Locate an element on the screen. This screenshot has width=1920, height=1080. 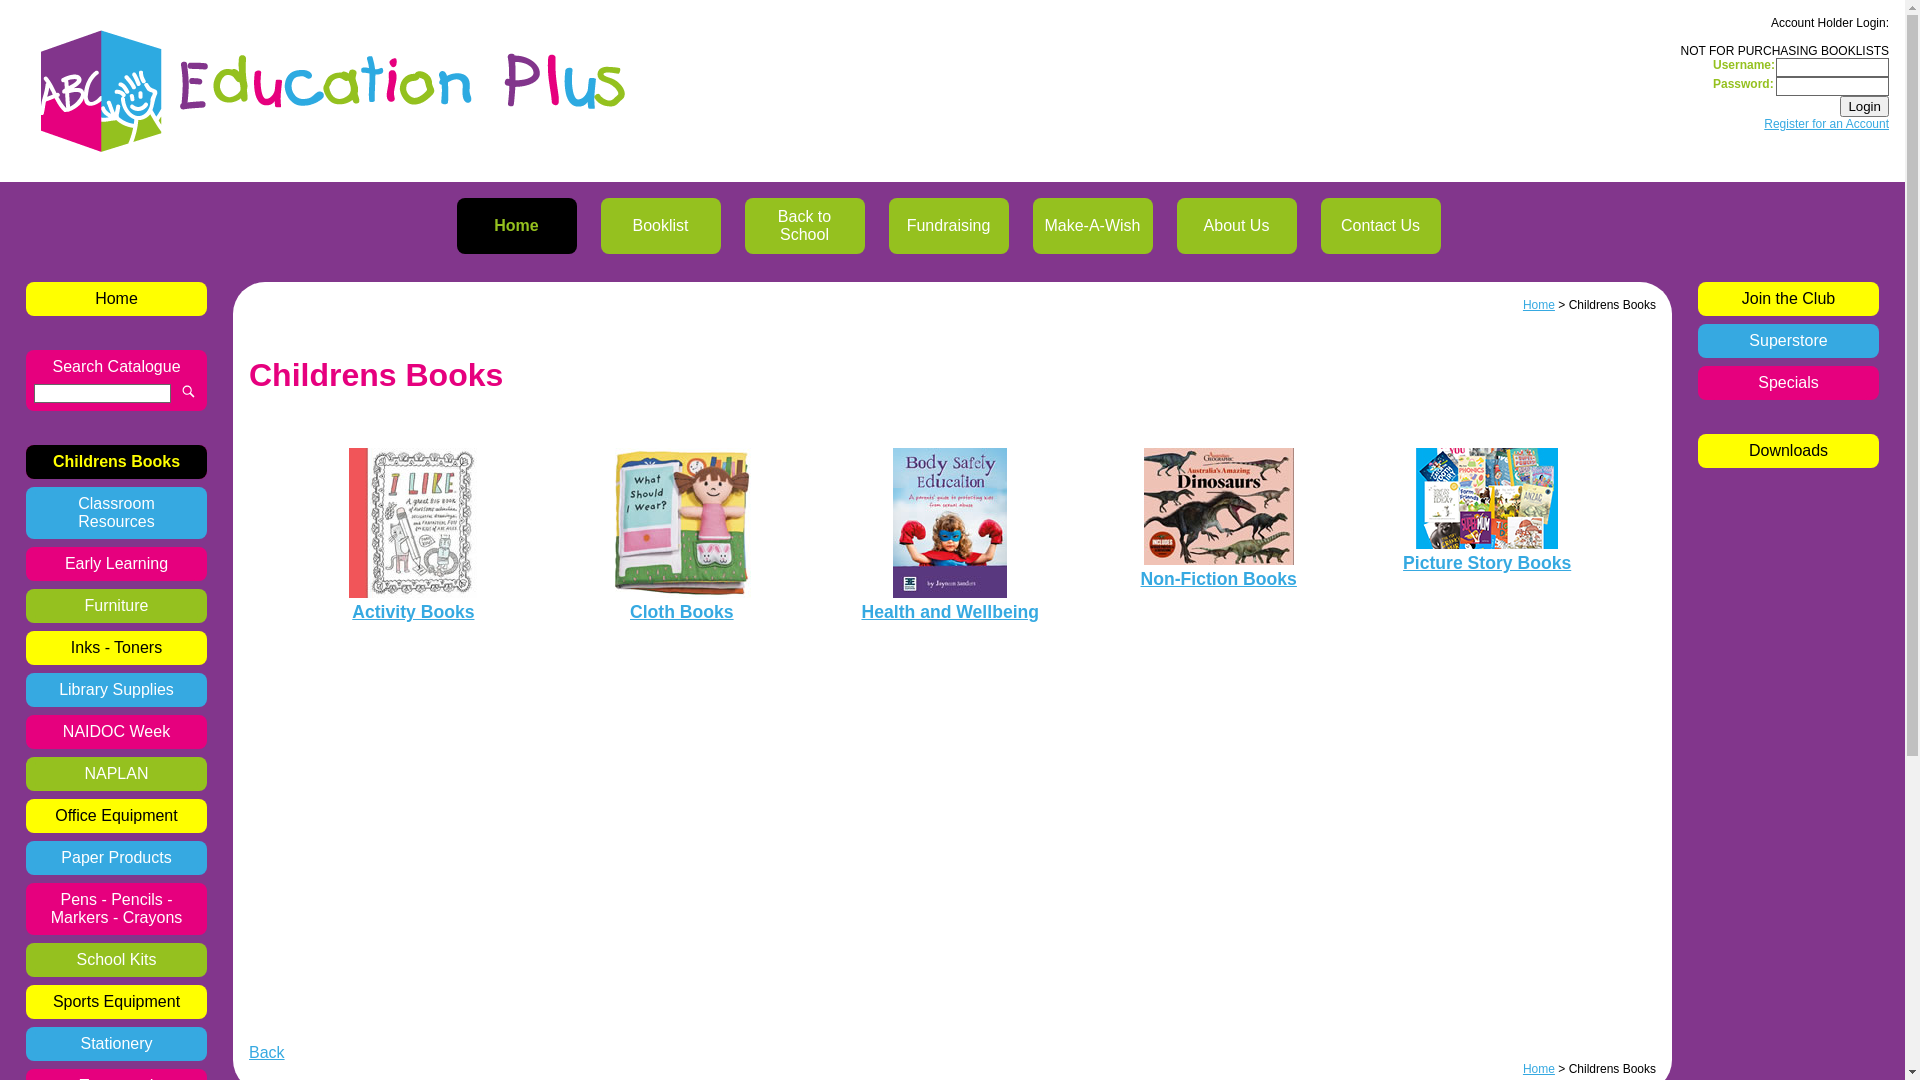
'Health and Wellbeing' is located at coordinates (949, 611).